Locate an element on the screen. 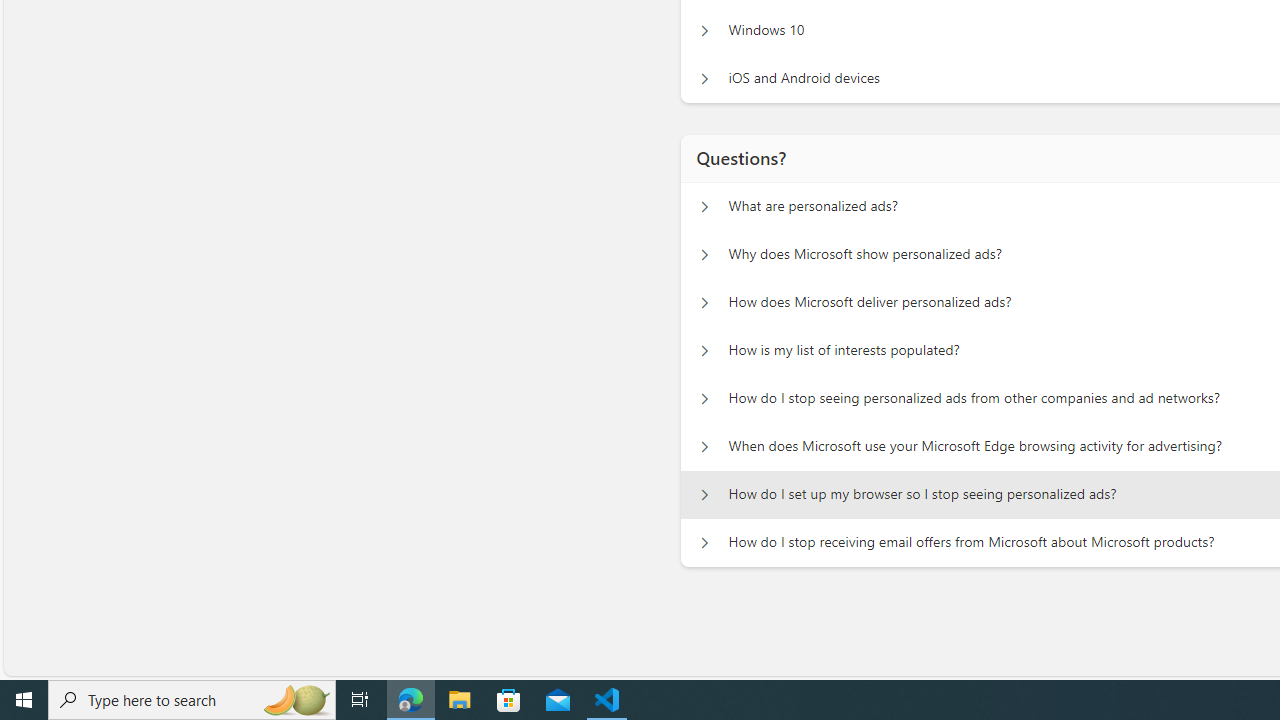  'Questions? How is my list of interests populated?' is located at coordinates (704, 350).